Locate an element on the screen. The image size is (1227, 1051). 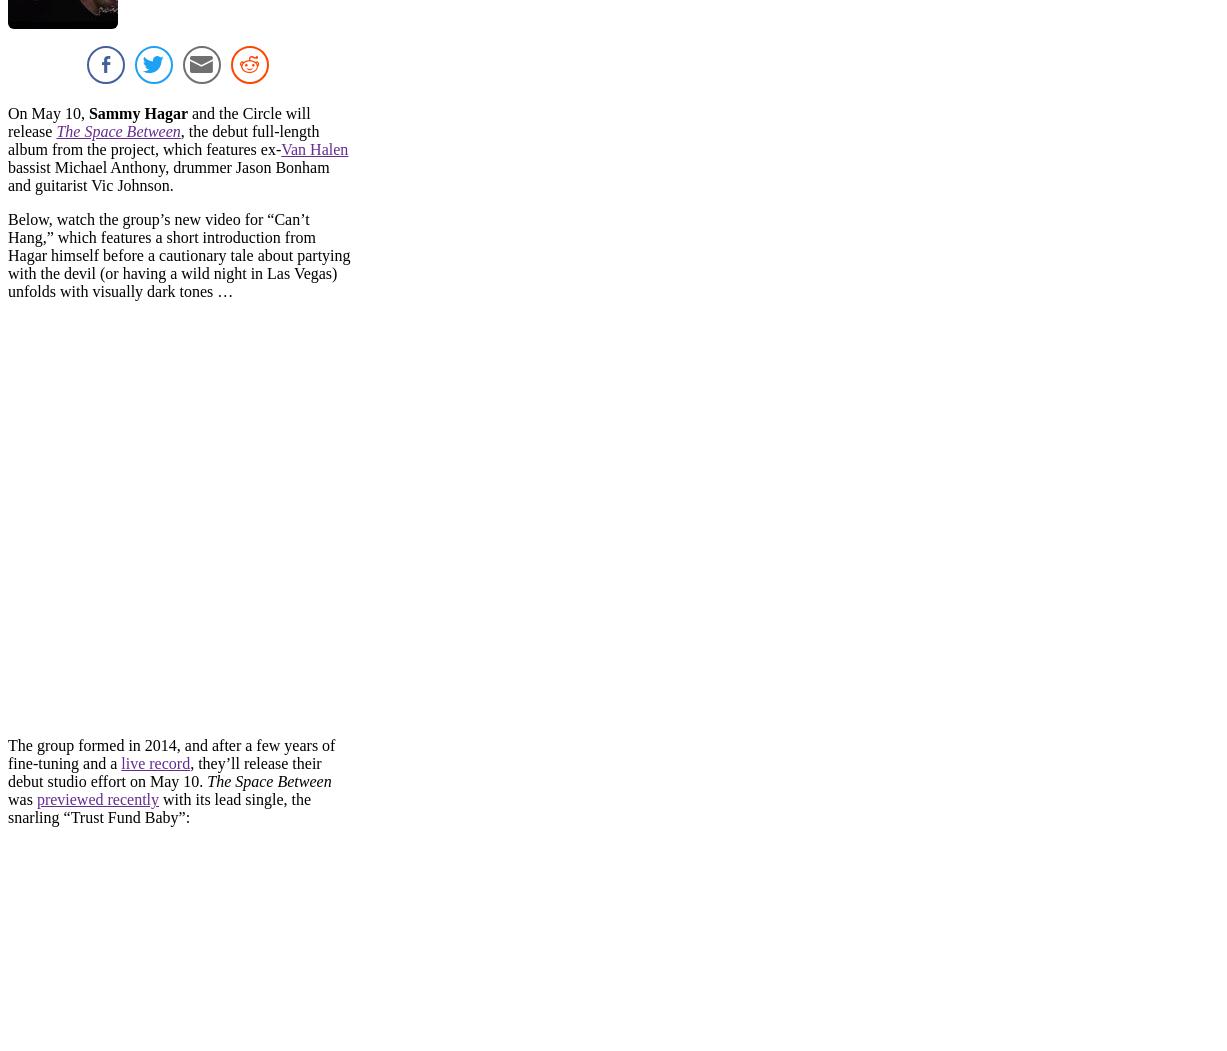
', the debut full-length album from the project, which features ex-' is located at coordinates (162, 139).